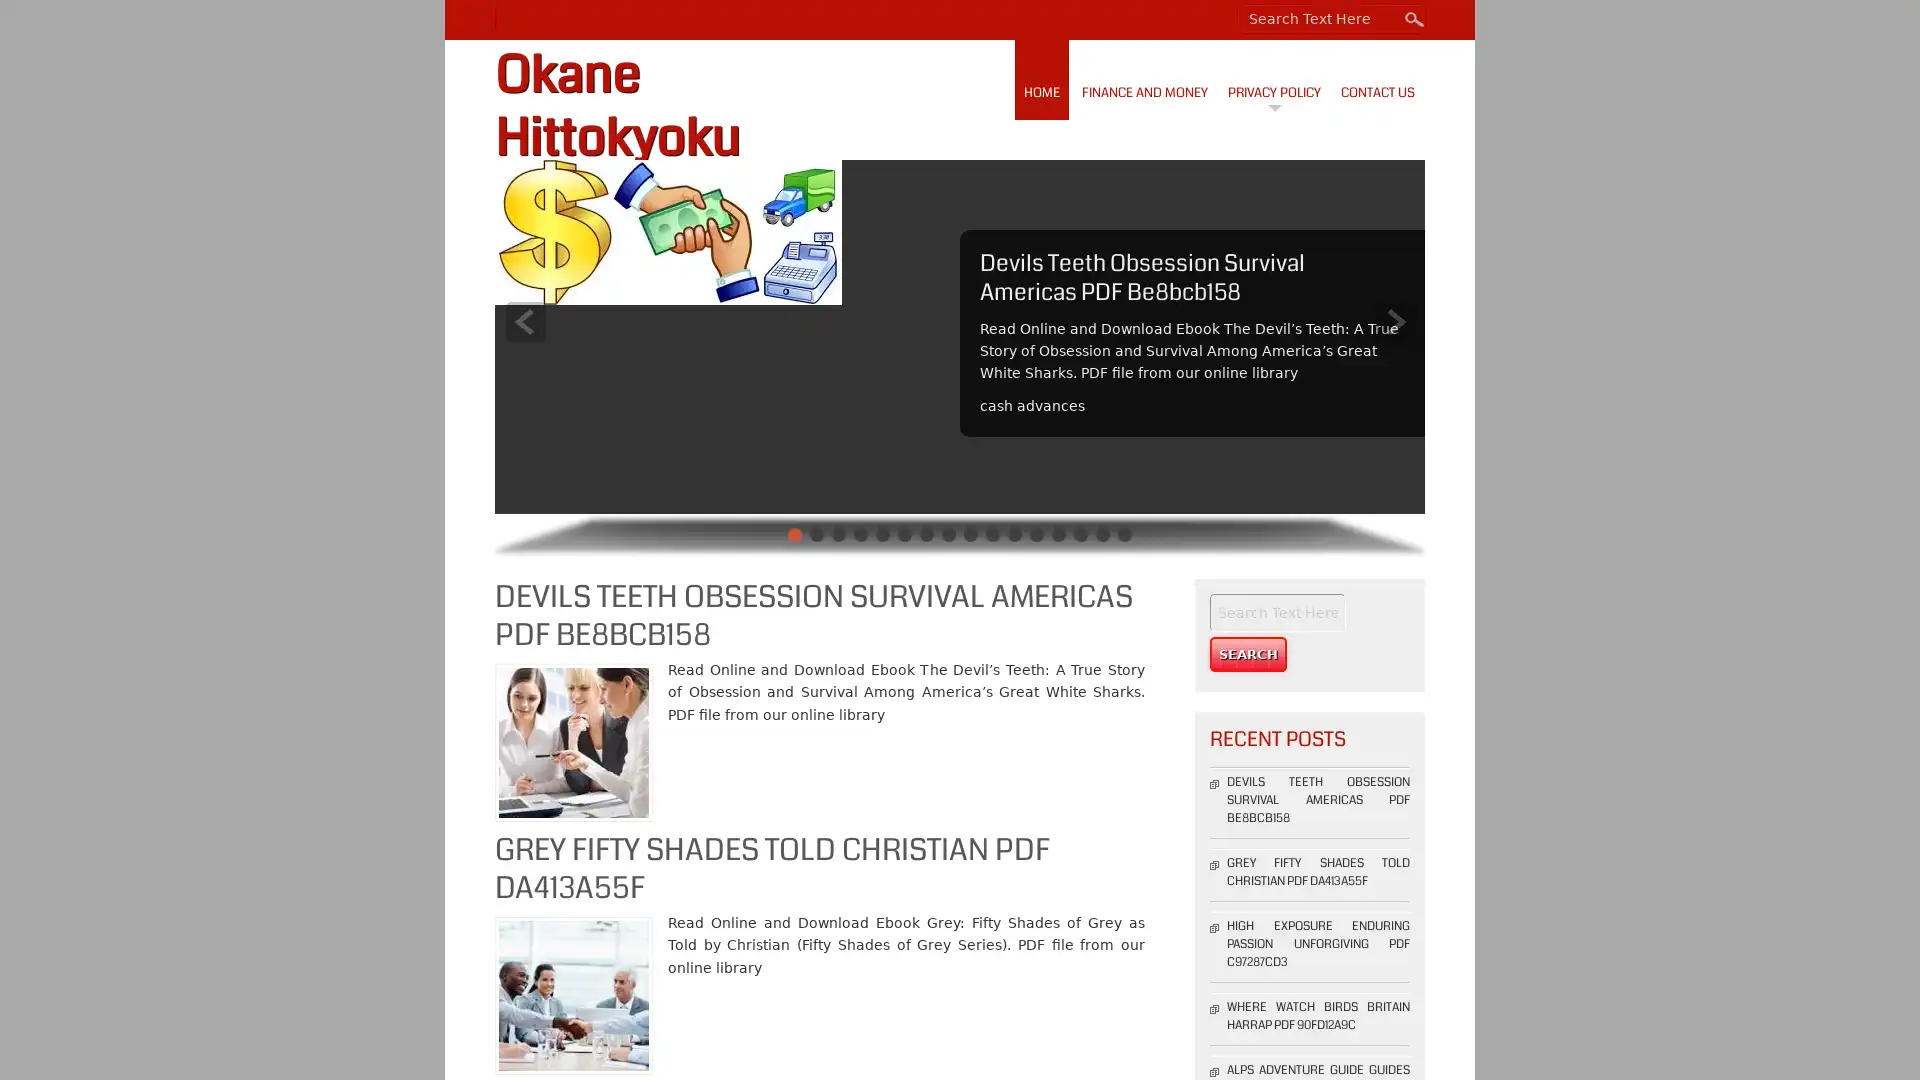 The image size is (1920, 1080). What do you see at coordinates (1247, 654) in the screenshot?
I see `Search` at bounding box center [1247, 654].